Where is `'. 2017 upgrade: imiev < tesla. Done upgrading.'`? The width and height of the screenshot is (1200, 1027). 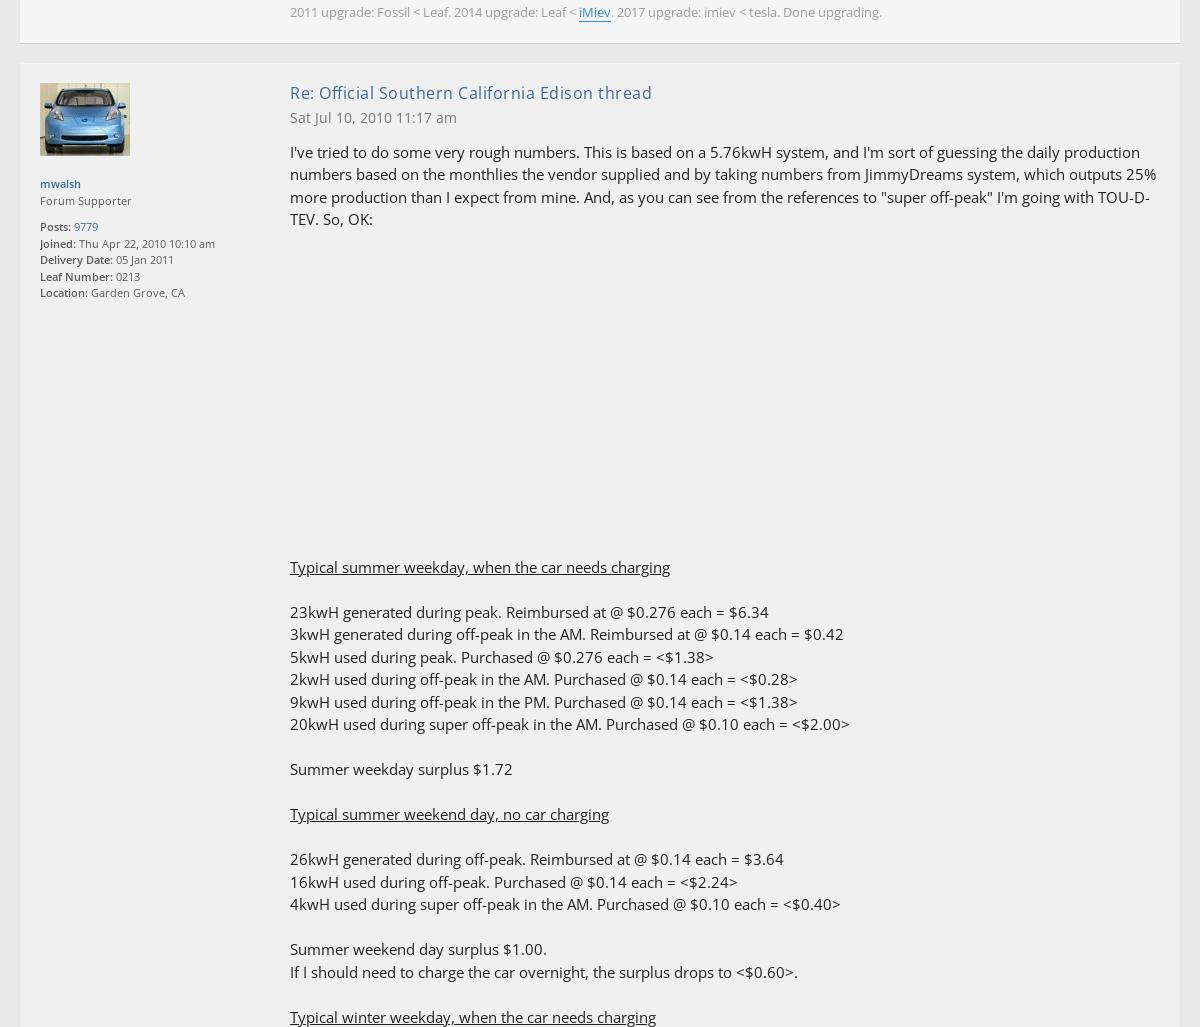
'. 2017 upgrade: imiev < tesla. Done upgrading.' is located at coordinates (746, 12).